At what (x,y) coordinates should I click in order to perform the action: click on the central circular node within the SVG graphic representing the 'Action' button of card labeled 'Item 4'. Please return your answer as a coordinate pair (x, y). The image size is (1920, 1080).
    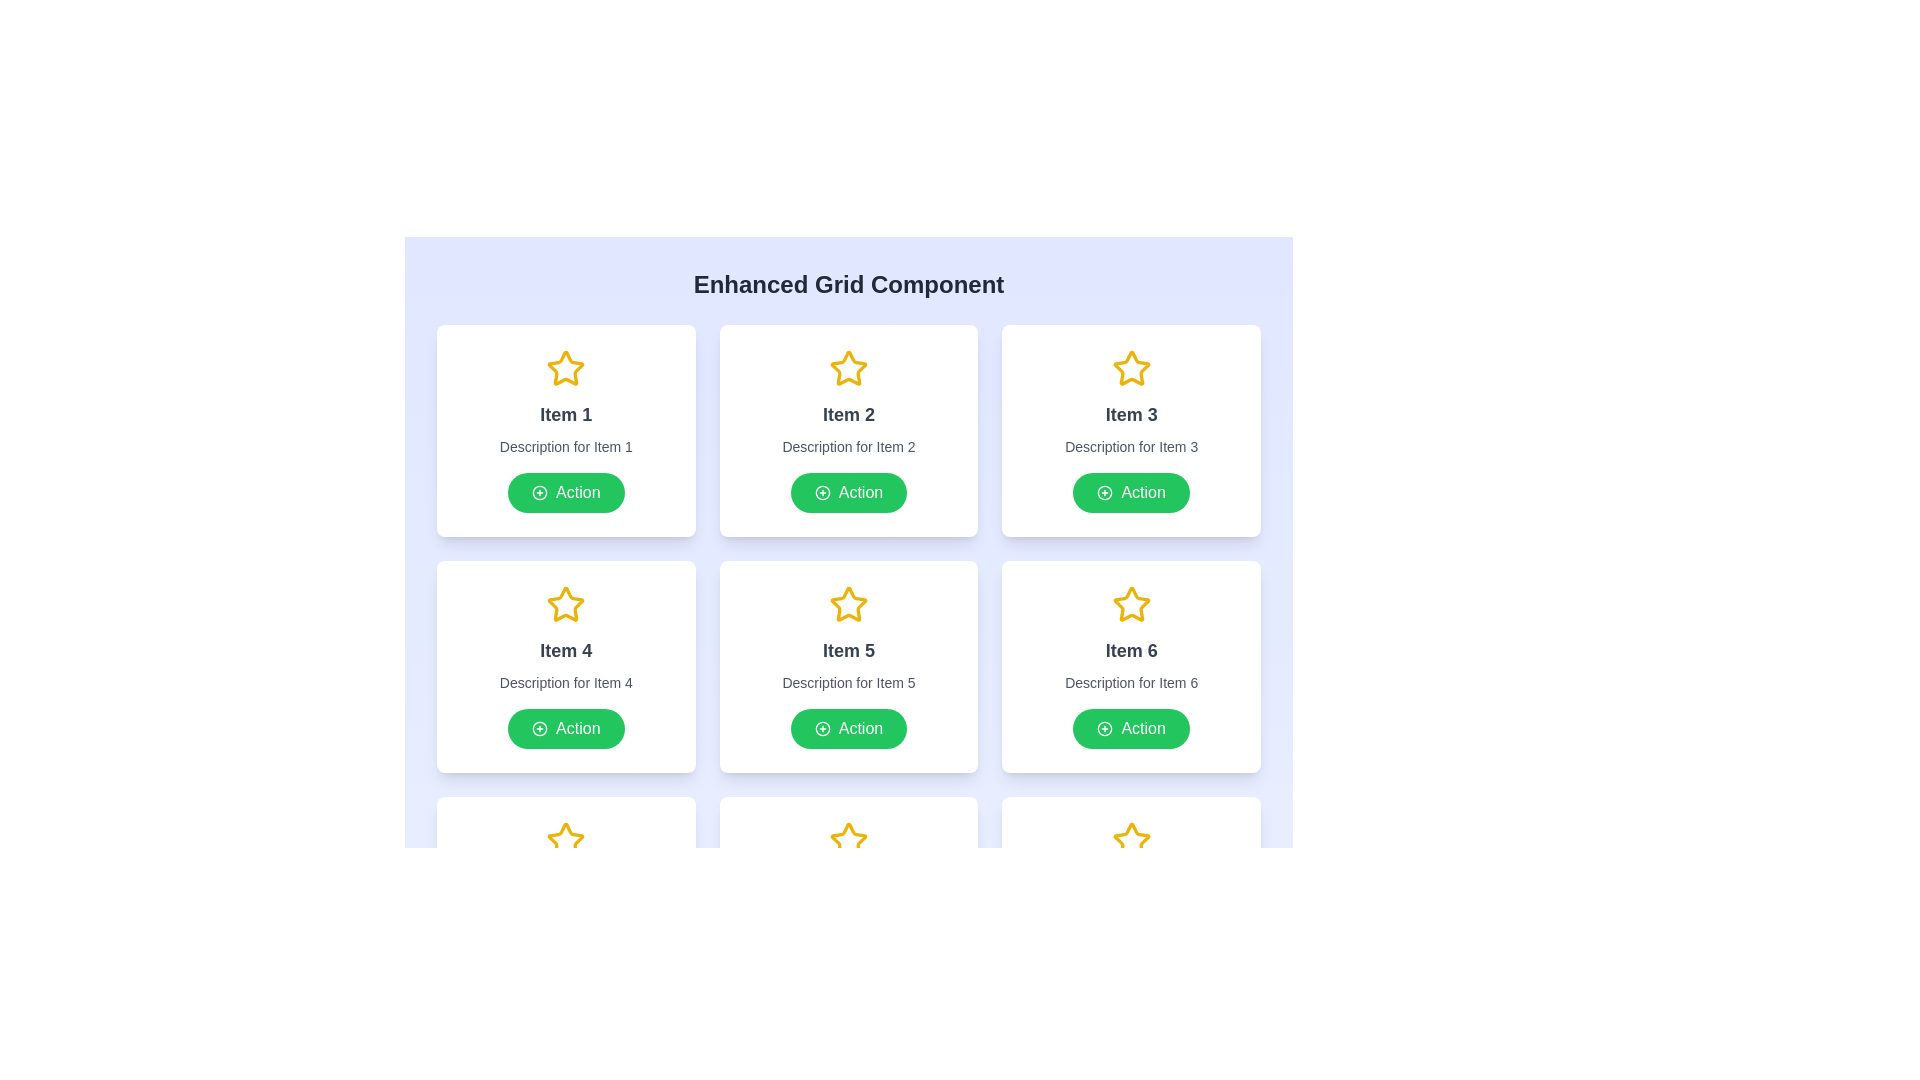
    Looking at the image, I should click on (540, 729).